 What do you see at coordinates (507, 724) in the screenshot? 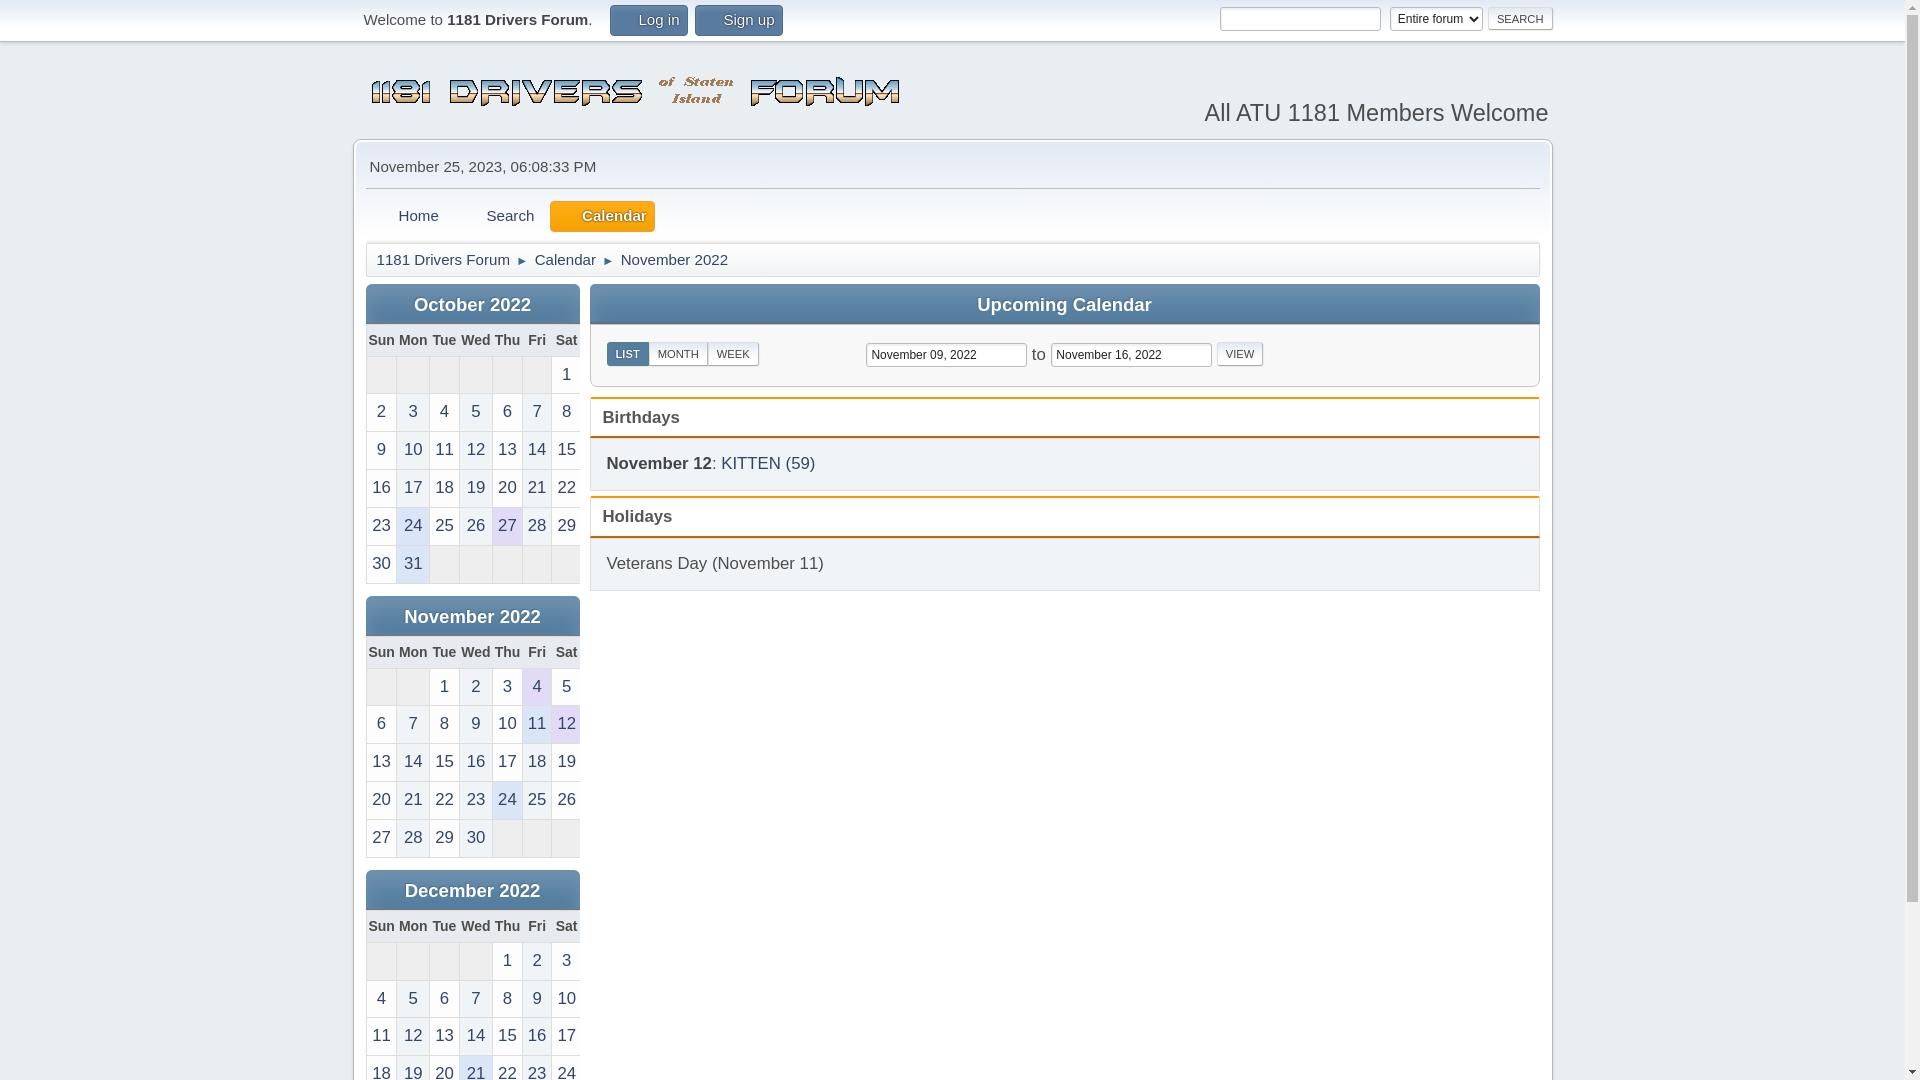
I see `'10'` at bounding box center [507, 724].